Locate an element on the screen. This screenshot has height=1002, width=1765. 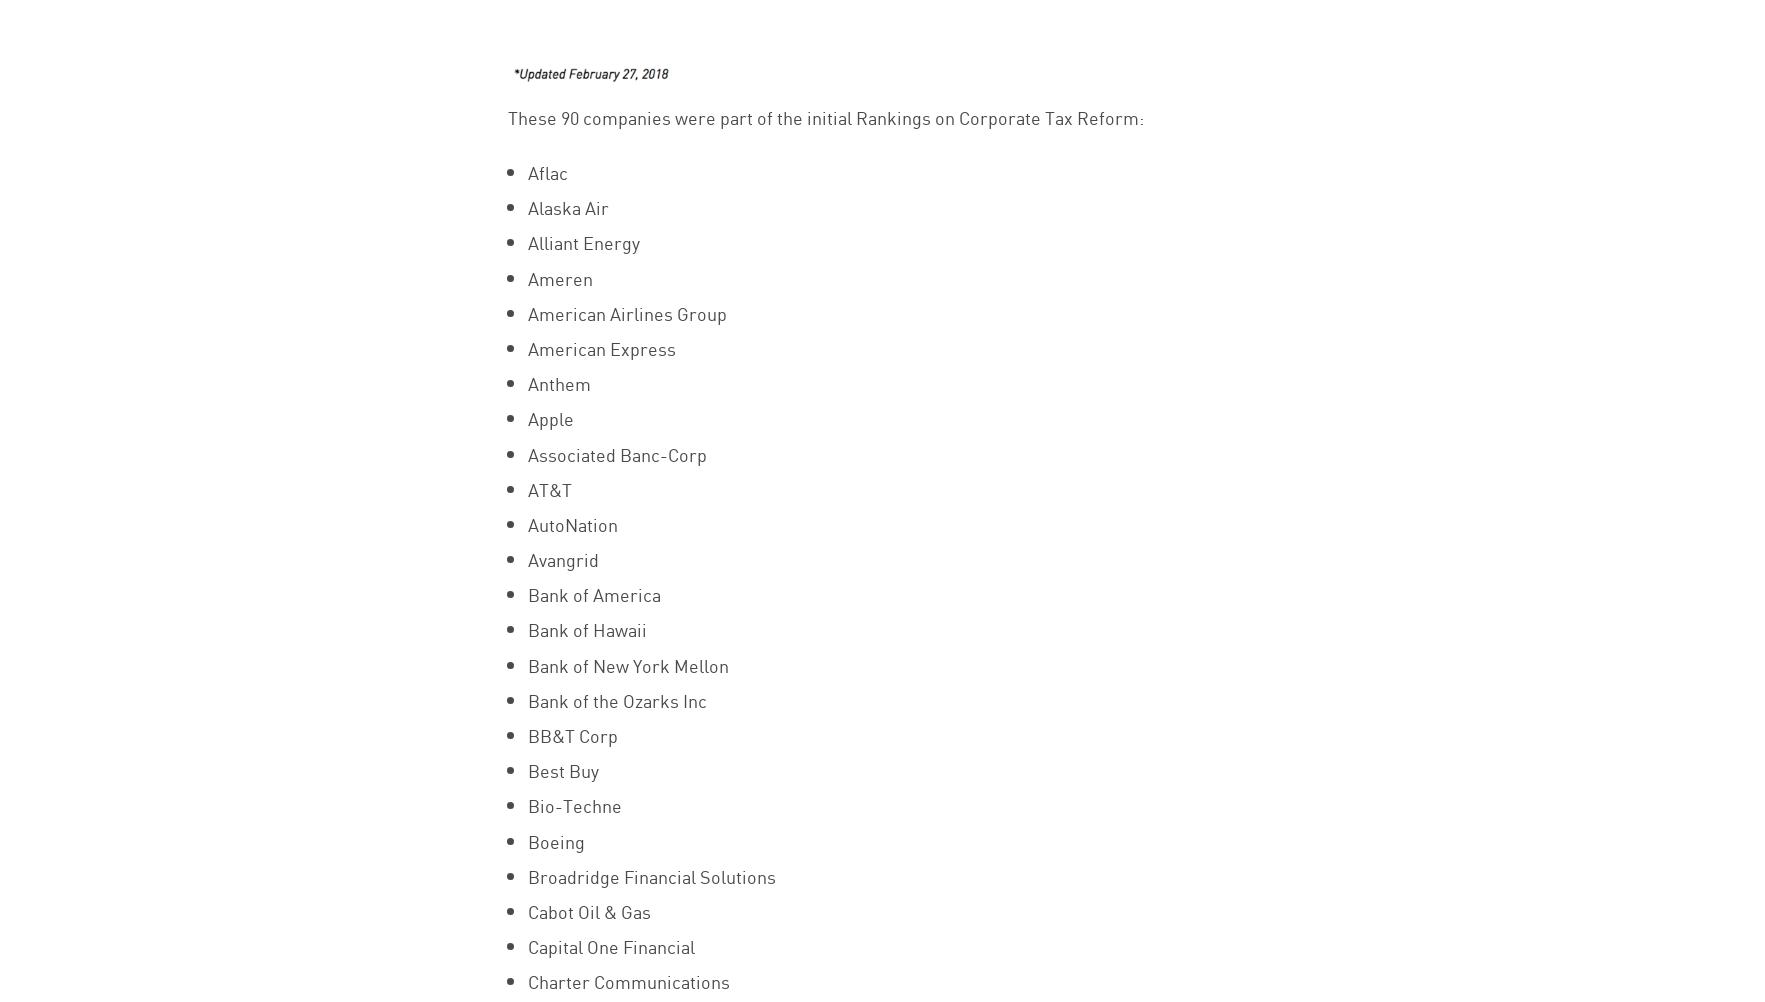
'Alliant Energy' is located at coordinates (581, 241).